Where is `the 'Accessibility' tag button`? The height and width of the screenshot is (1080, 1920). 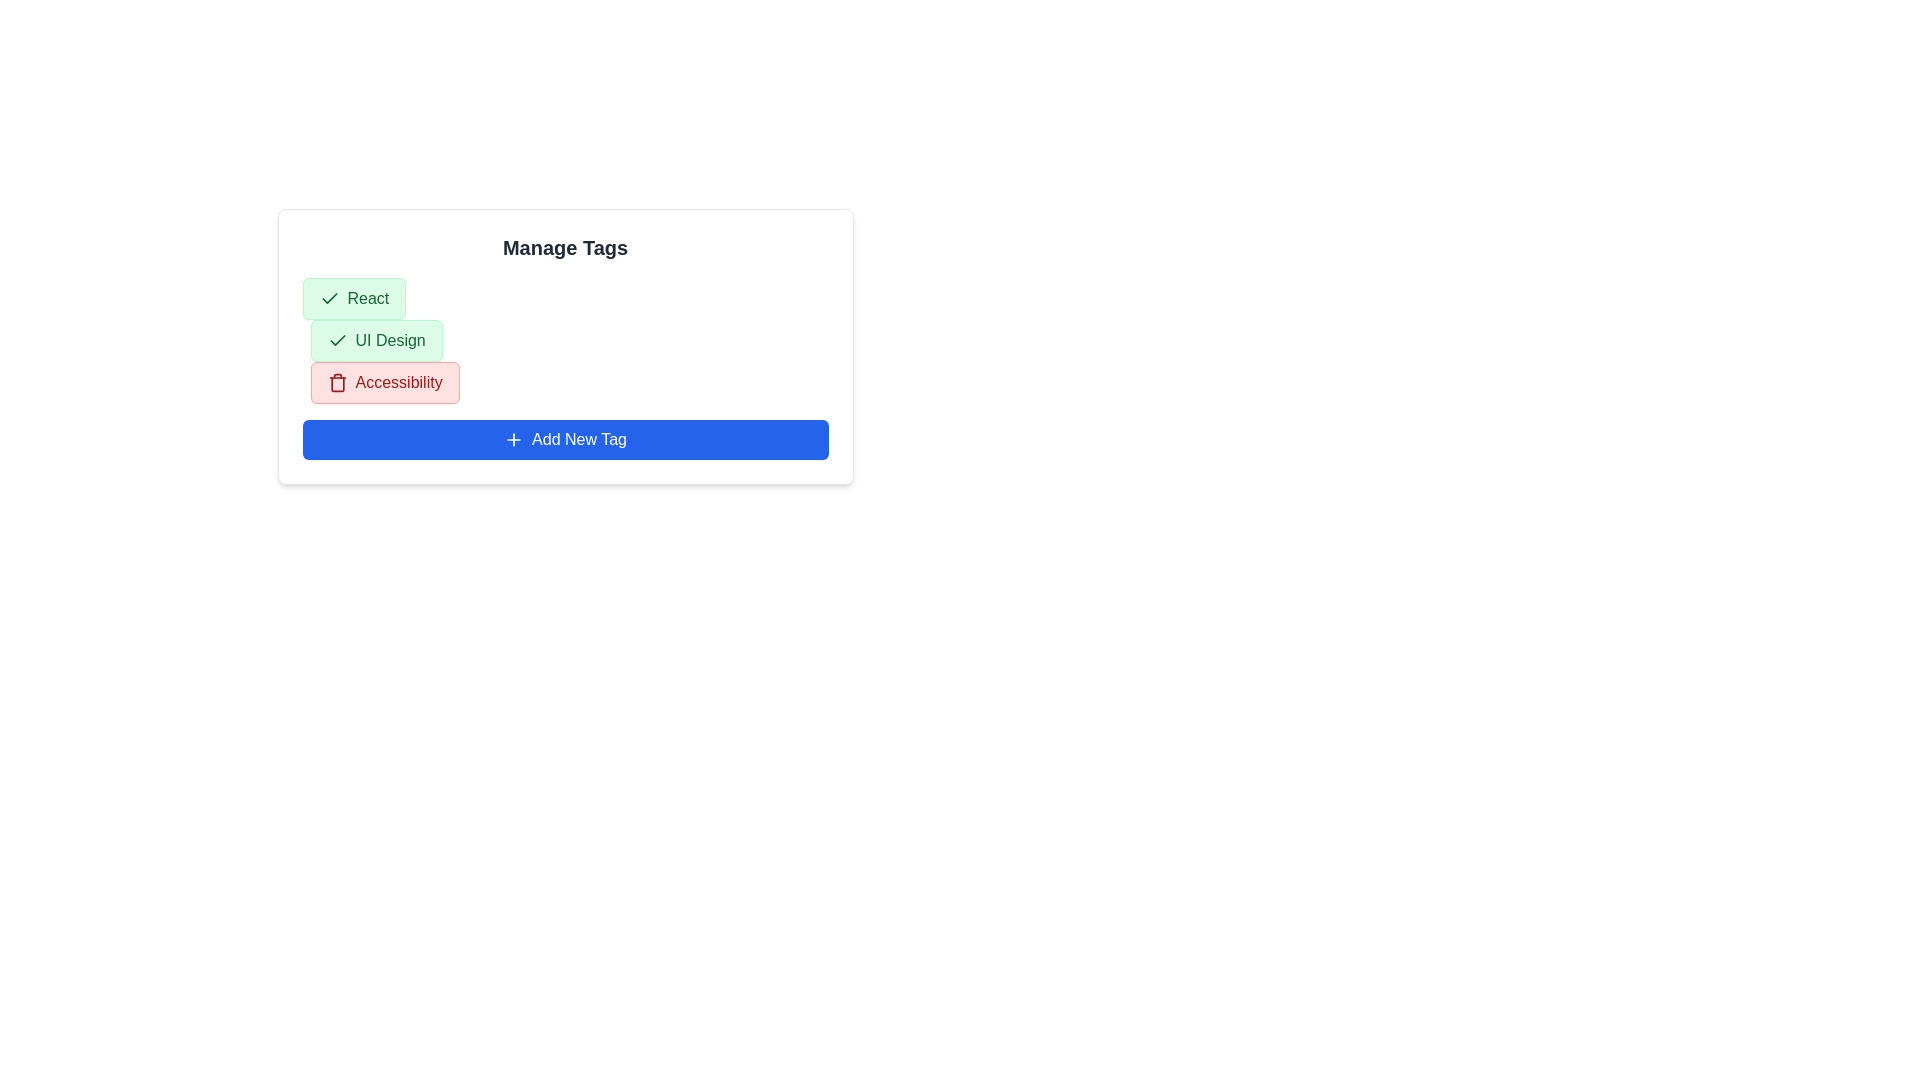 the 'Accessibility' tag button is located at coordinates (385, 382).